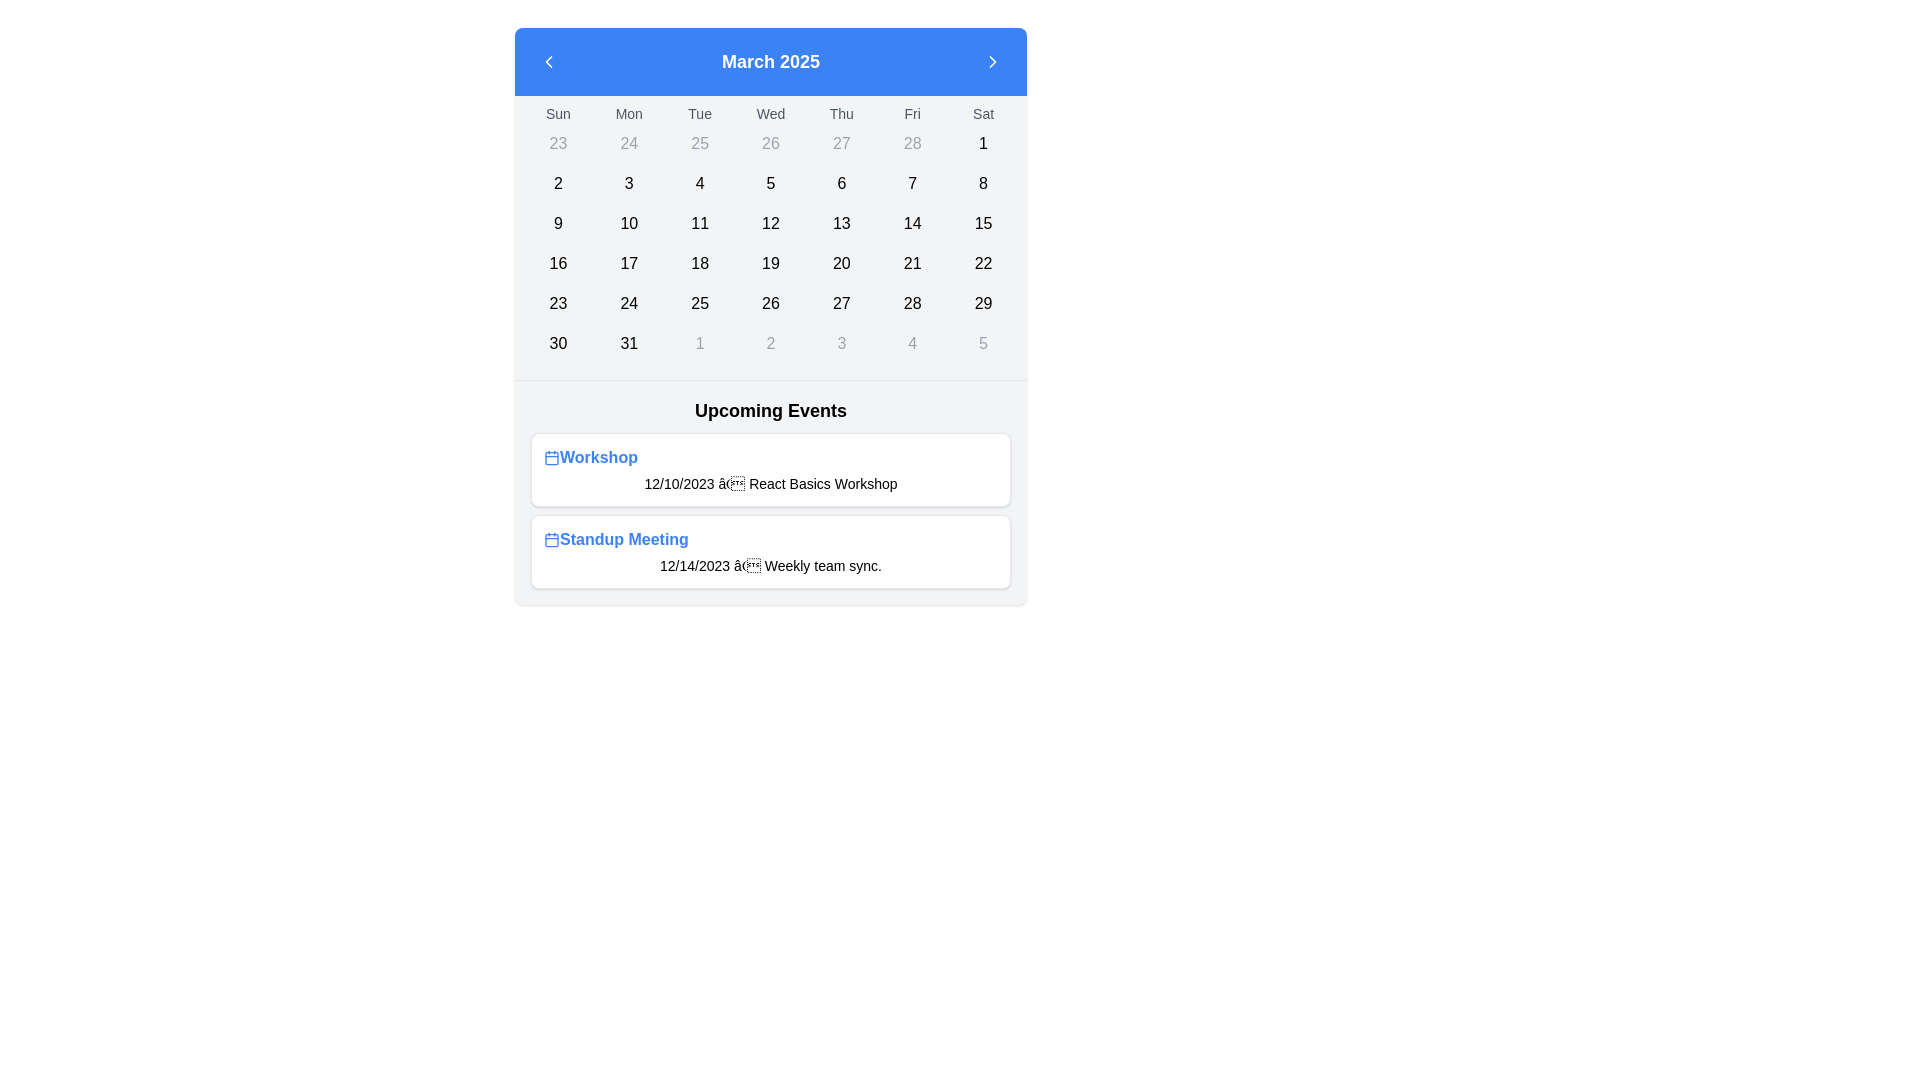 The image size is (1920, 1080). Describe the element at coordinates (841, 114) in the screenshot. I see `the static text label for Thursday in the calendar interface, located between the labels for Wednesday and Friday` at that location.